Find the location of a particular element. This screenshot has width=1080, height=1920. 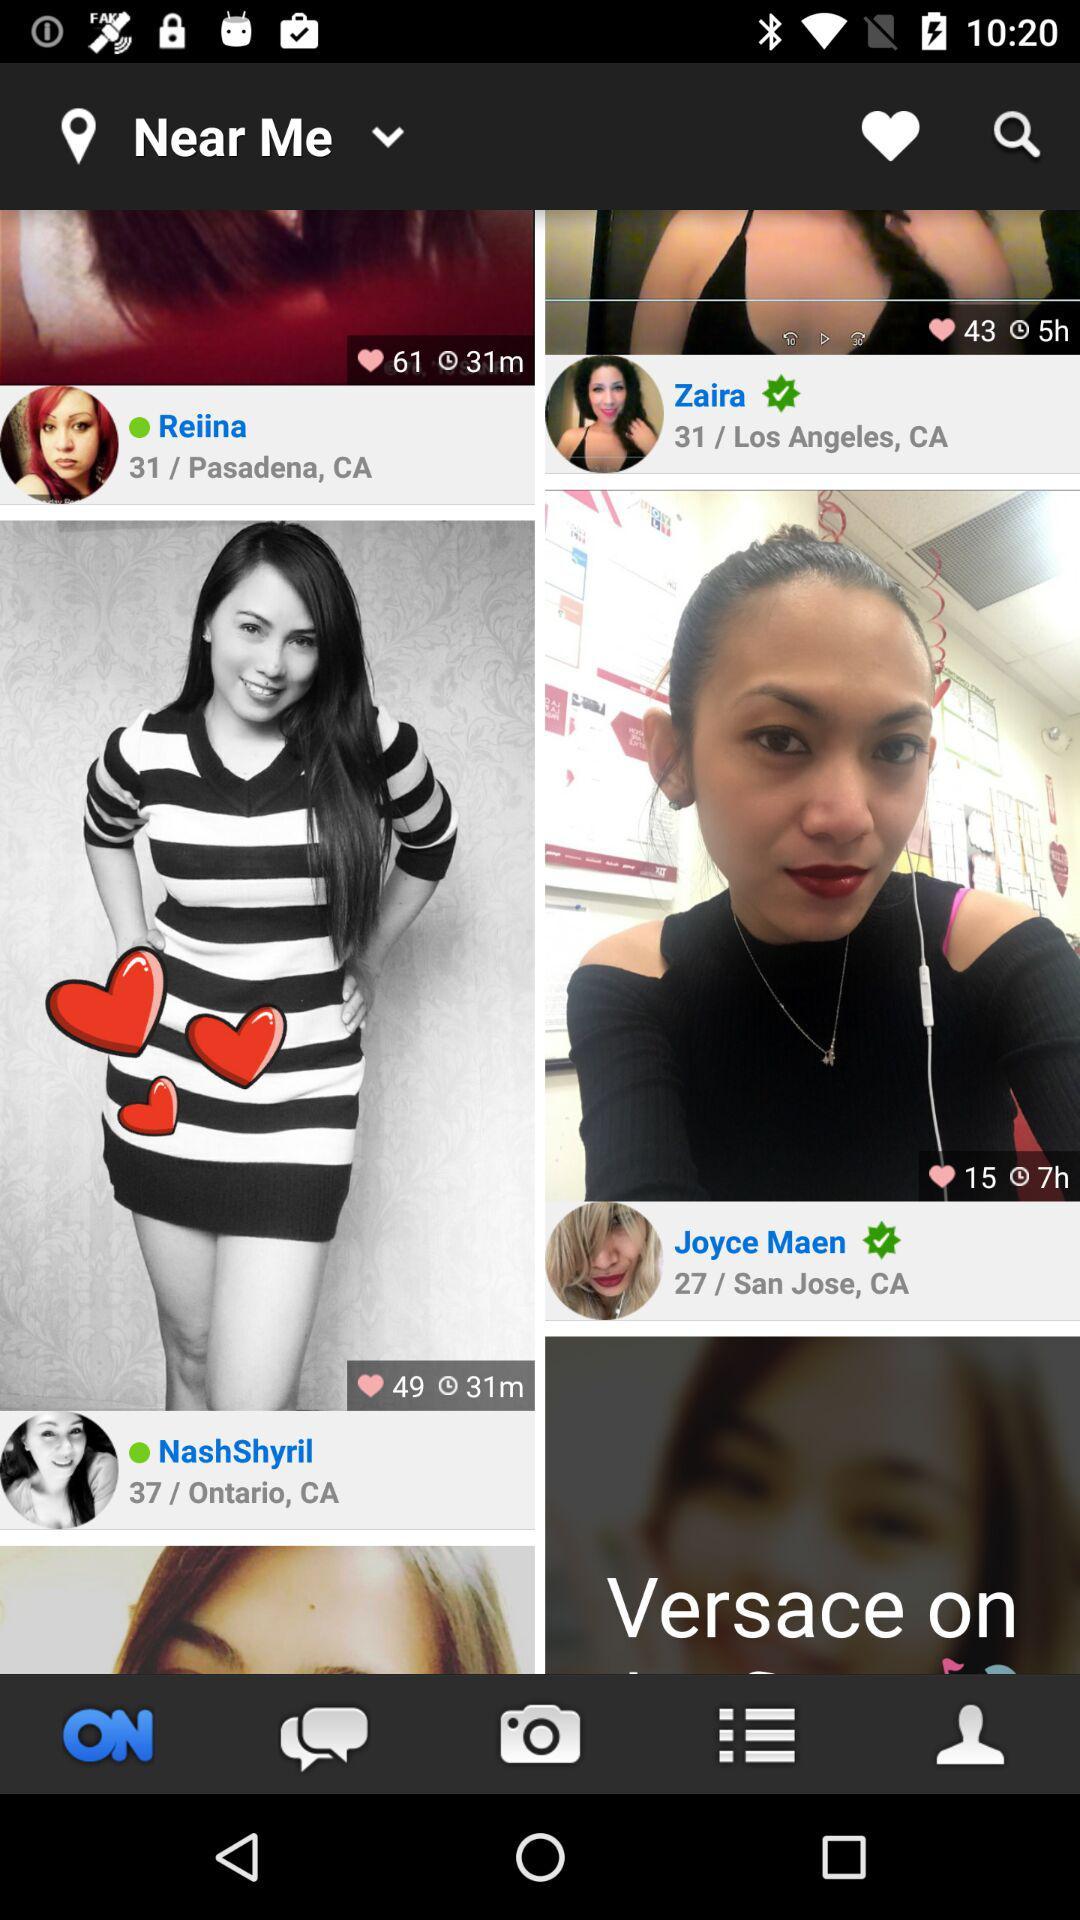

profile picture to go to person 's profile is located at coordinates (58, 1469).